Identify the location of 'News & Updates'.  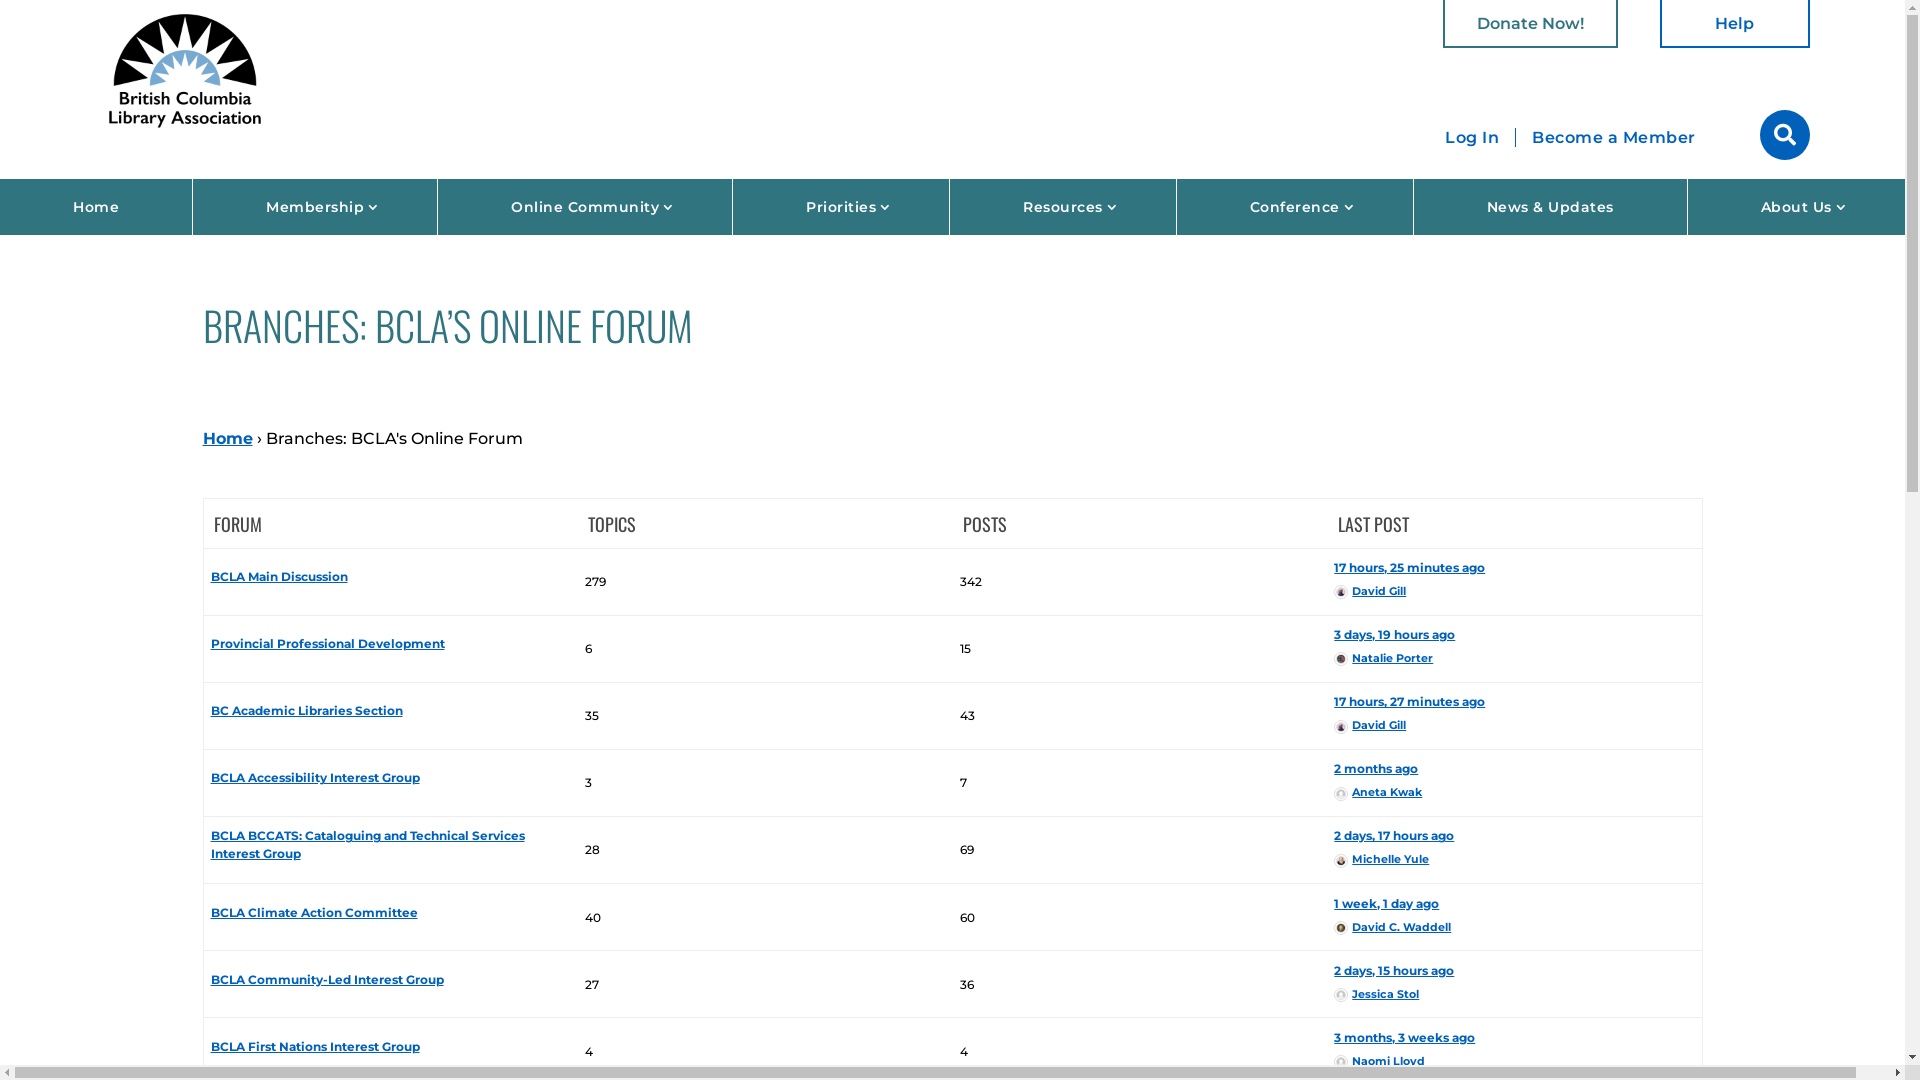
(1549, 207).